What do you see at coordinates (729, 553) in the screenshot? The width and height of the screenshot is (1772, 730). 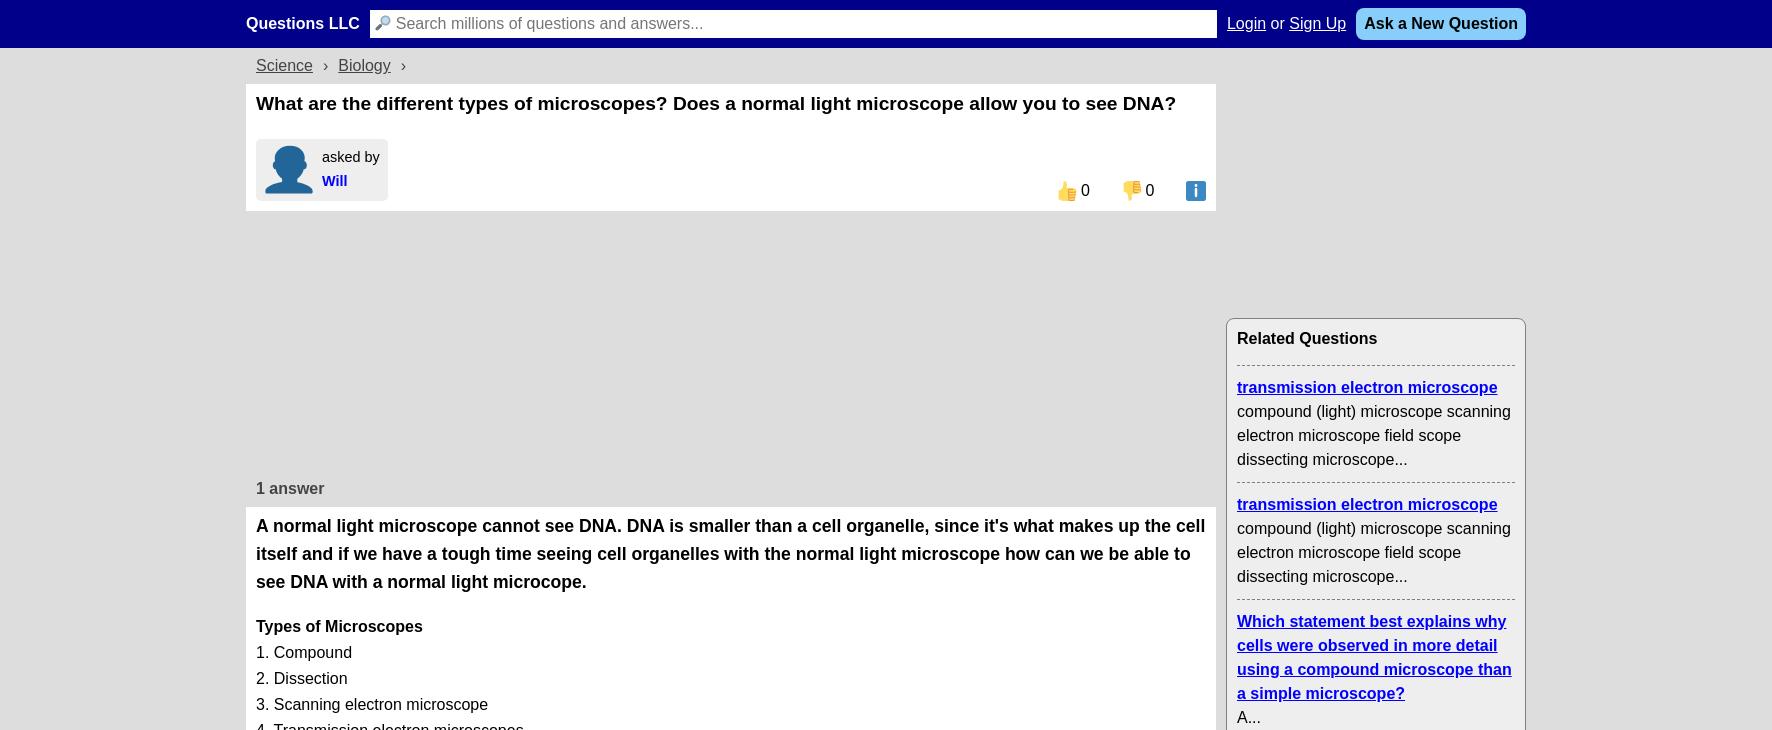 I see `'A normal light microscope cannot see DNA. DNA is smaller than a cell organelle, since it's what makes up the cell itself and if we have a tough time seeing cell organelles with the normal light microscope how can we be able to see DNA with a normal light microcope.'` at bounding box center [729, 553].